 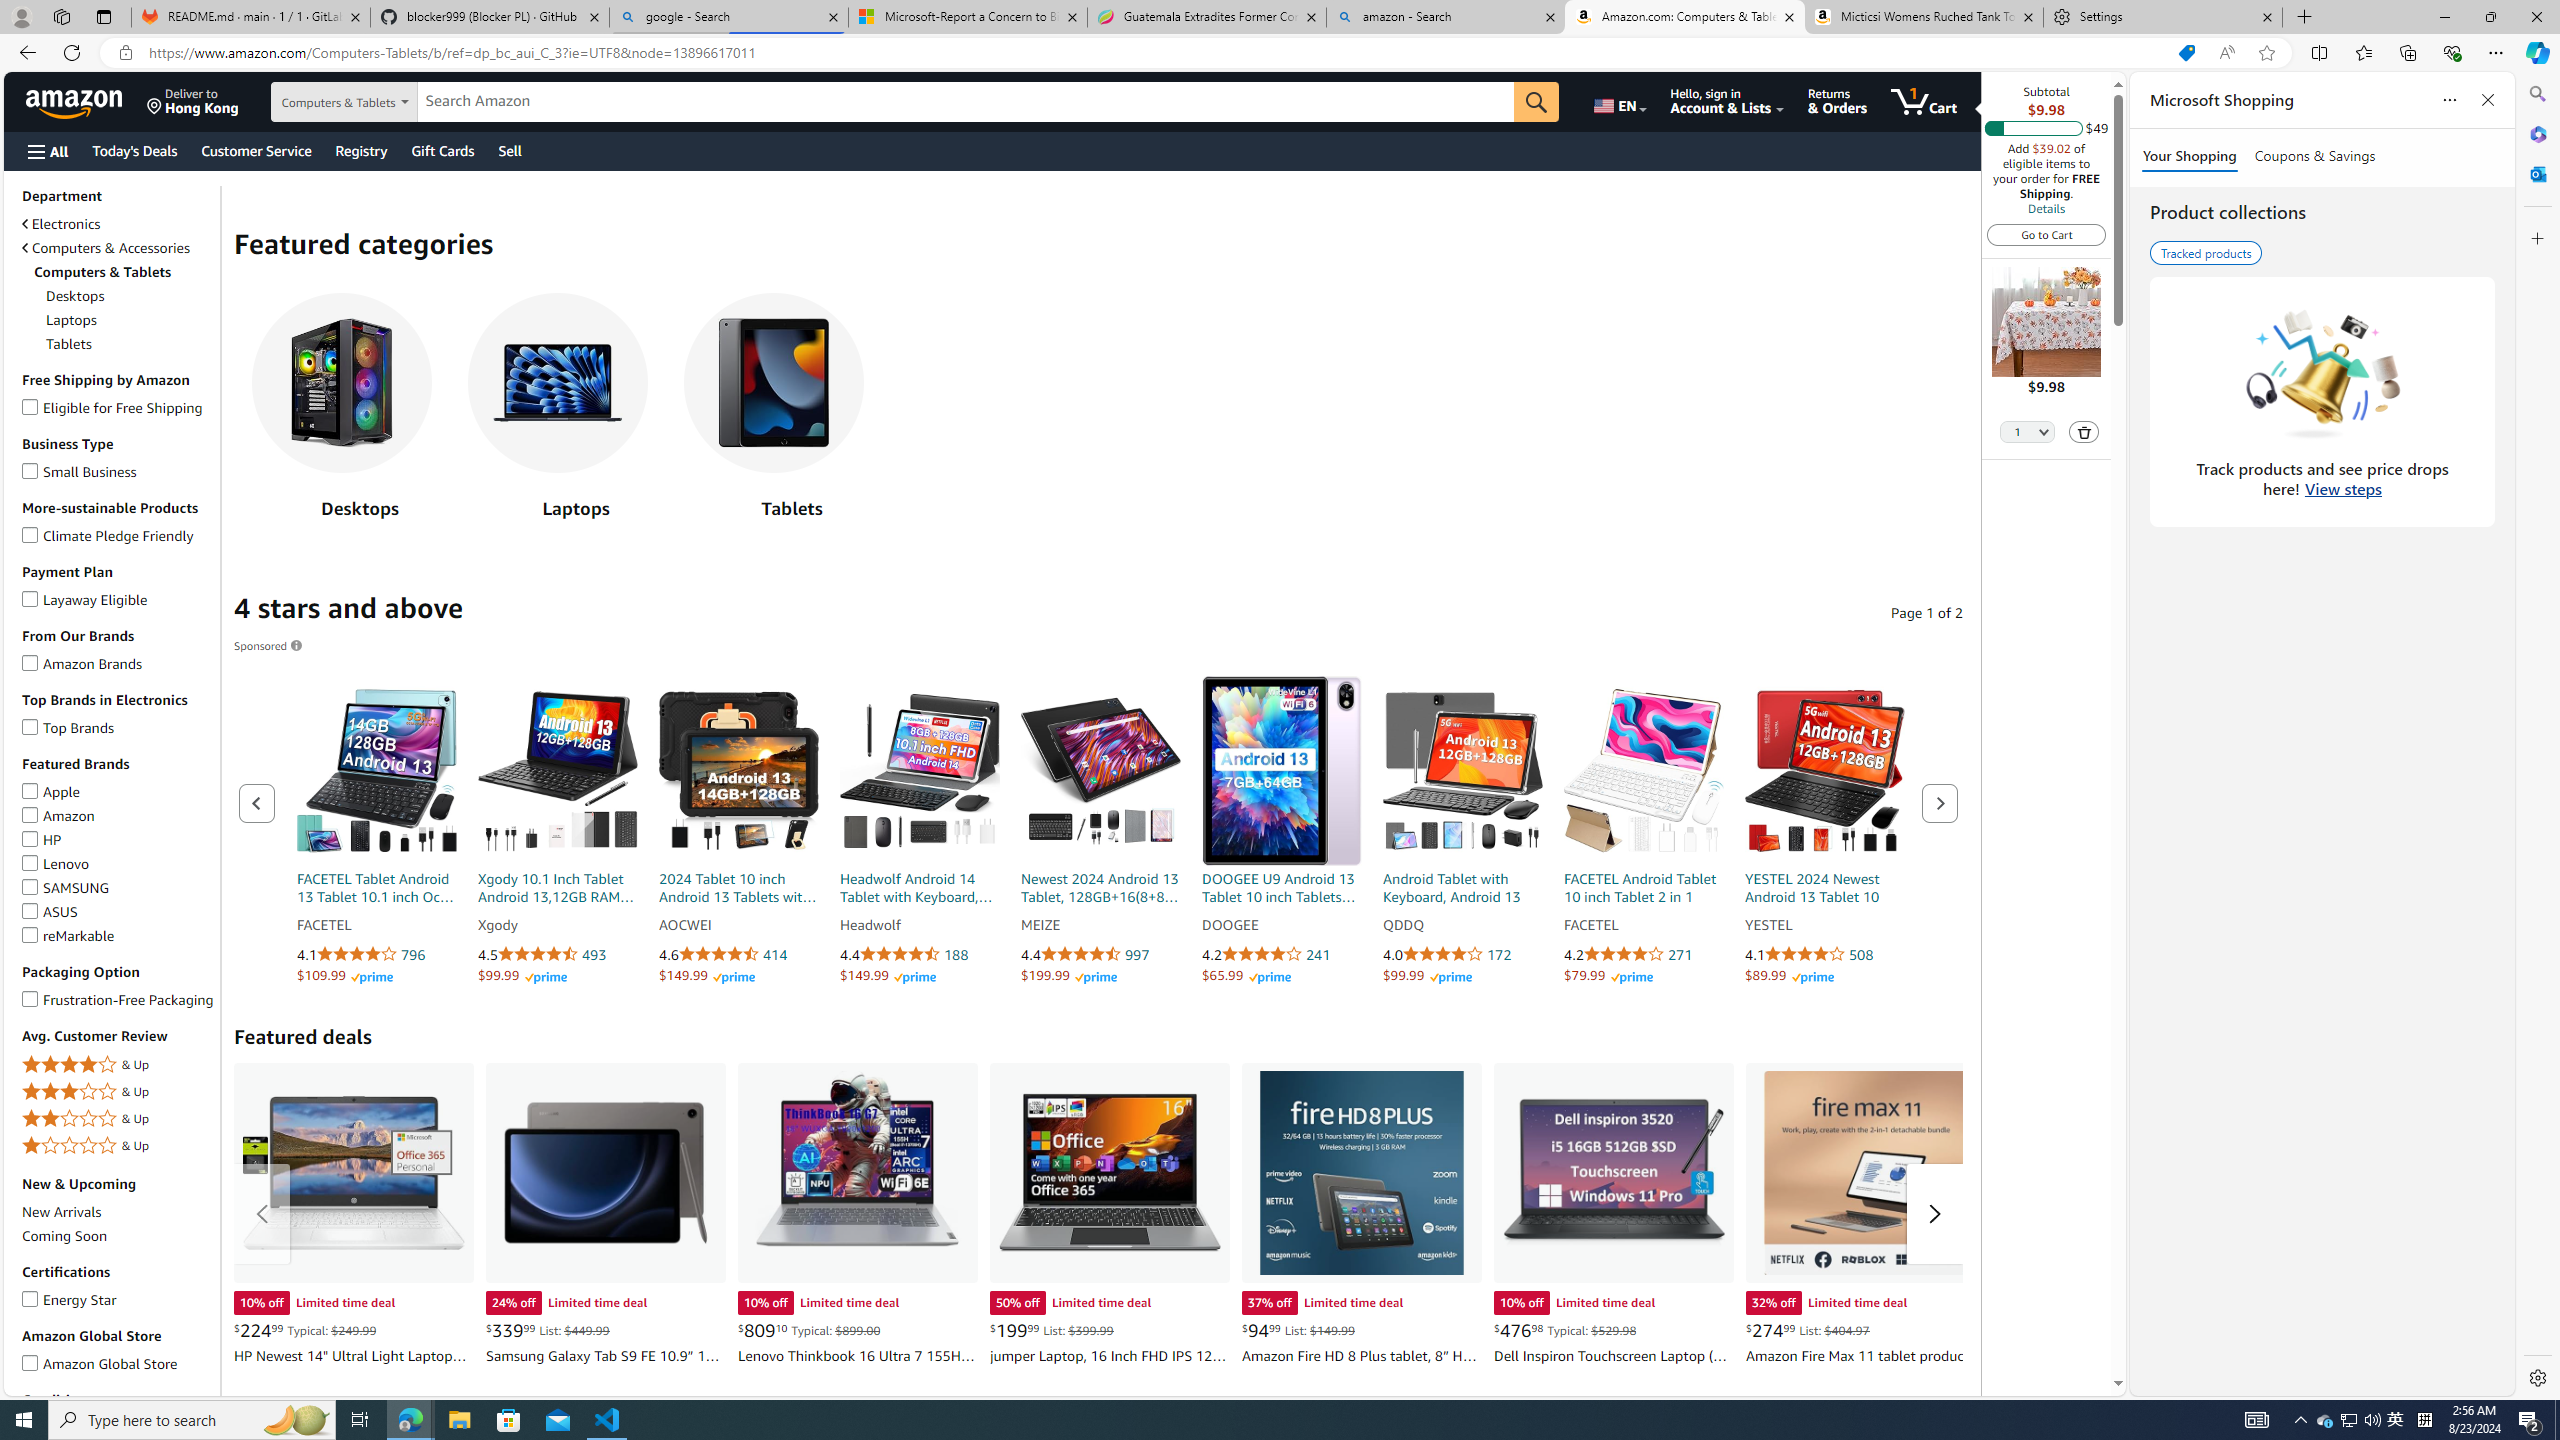 What do you see at coordinates (509, 150) in the screenshot?
I see `'Sell'` at bounding box center [509, 150].